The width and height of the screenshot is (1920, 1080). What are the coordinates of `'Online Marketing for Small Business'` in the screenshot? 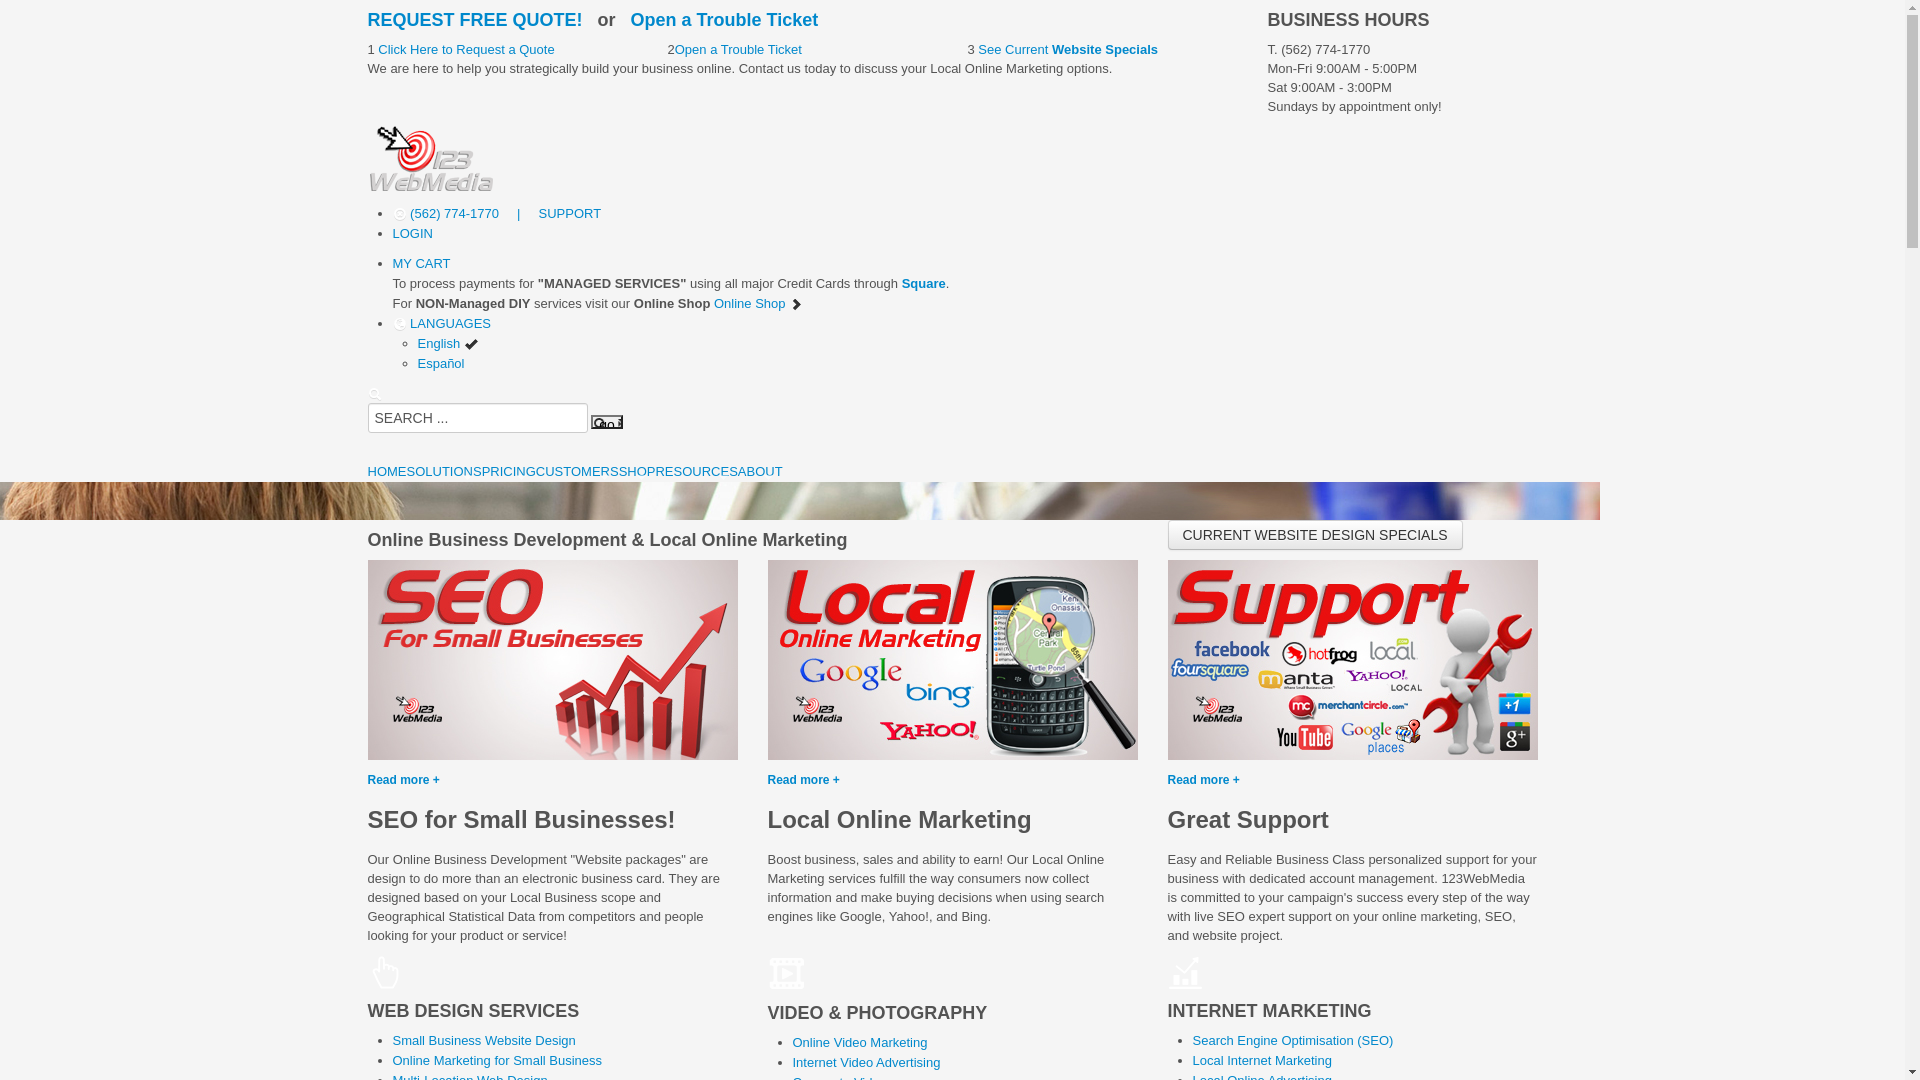 It's located at (392, 1059).